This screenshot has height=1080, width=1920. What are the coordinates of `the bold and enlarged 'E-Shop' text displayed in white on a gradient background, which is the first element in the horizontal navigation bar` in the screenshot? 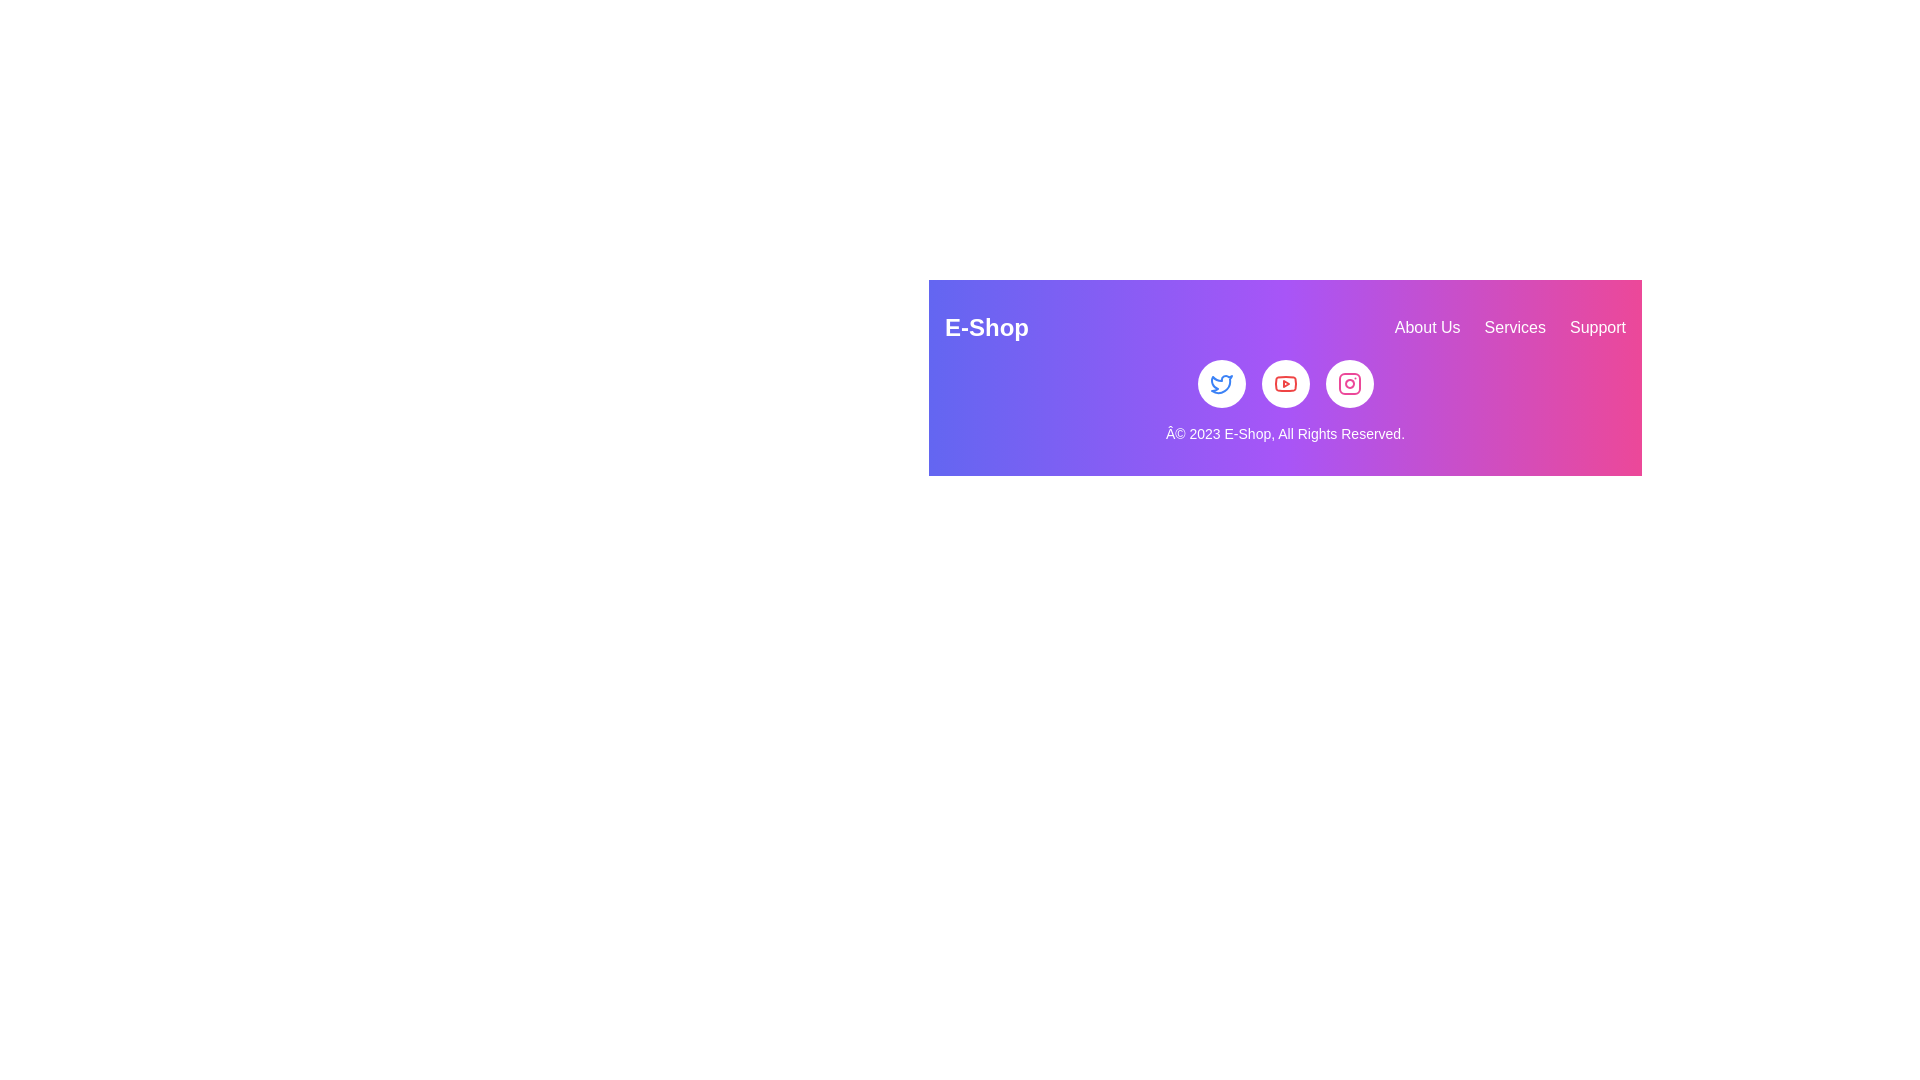 It's located at (987, 326).